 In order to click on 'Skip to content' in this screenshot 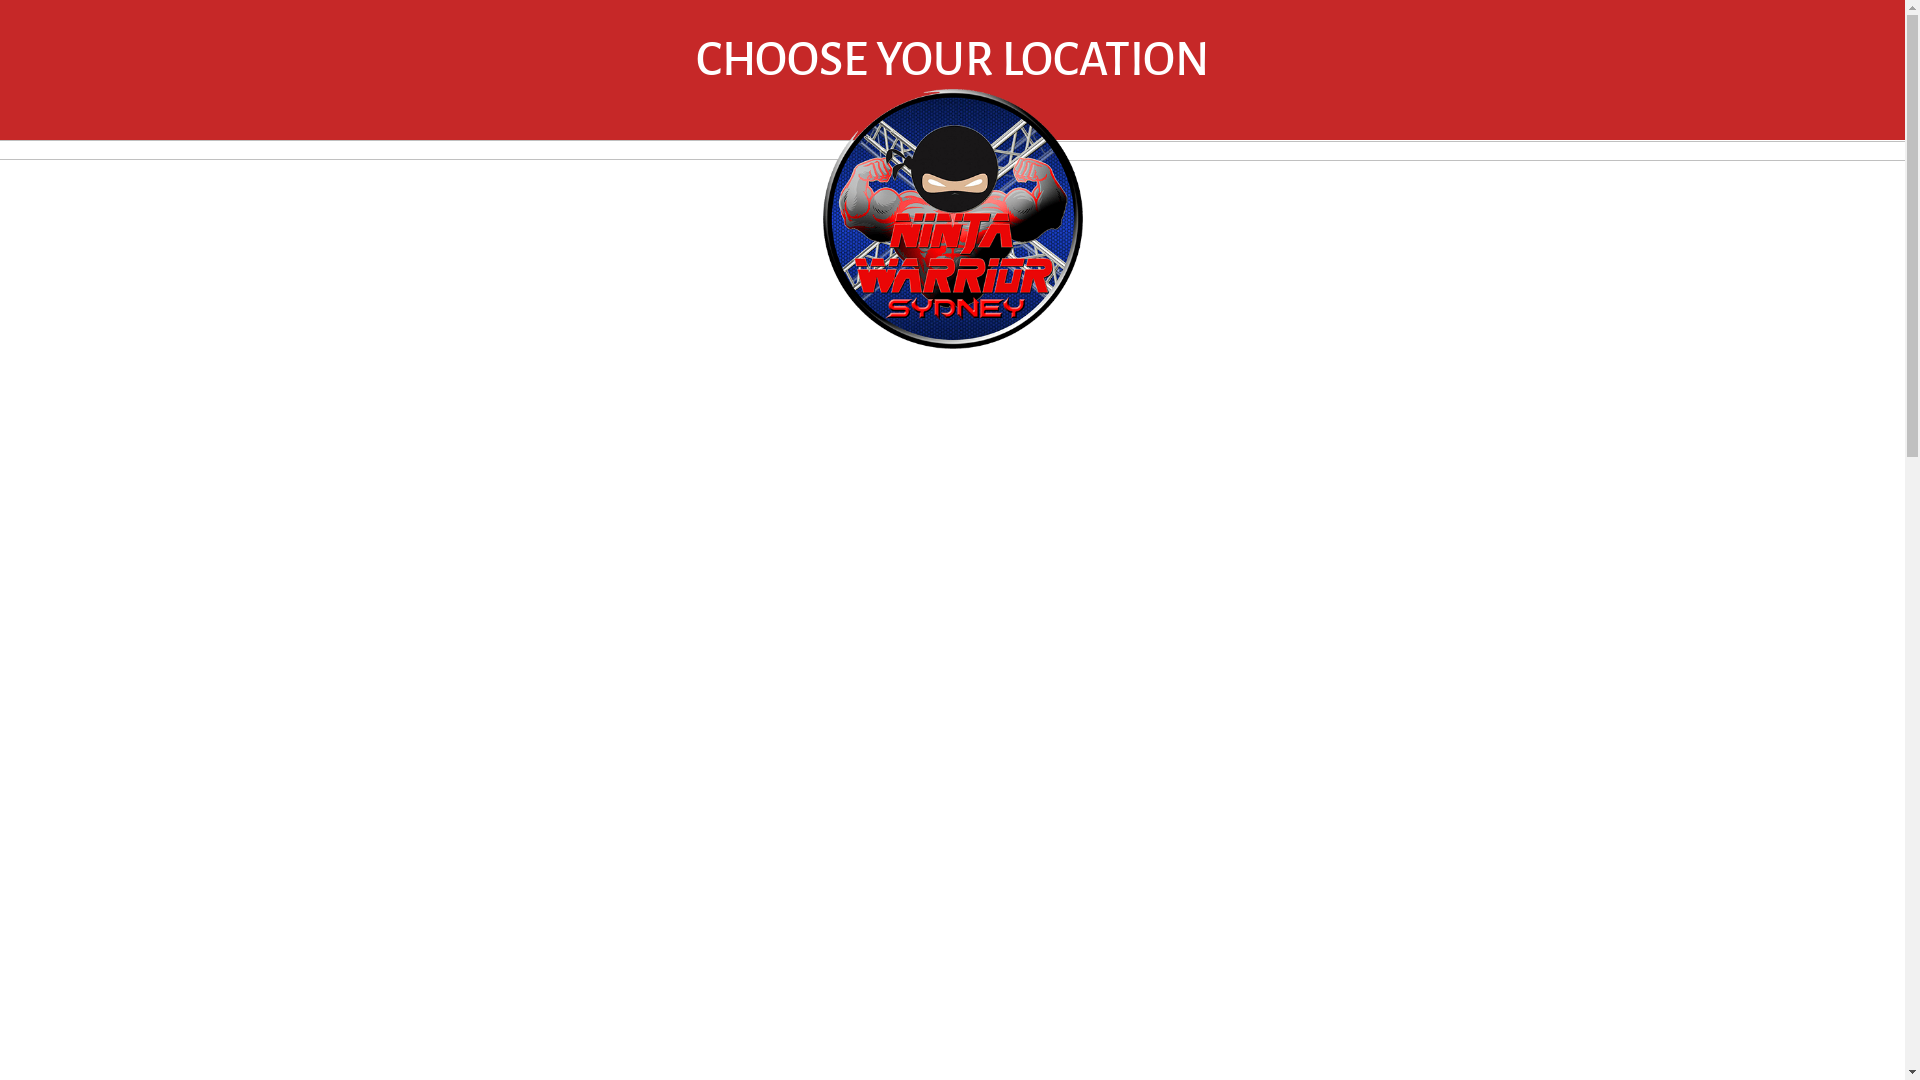, I will do `click(0, 0)`.